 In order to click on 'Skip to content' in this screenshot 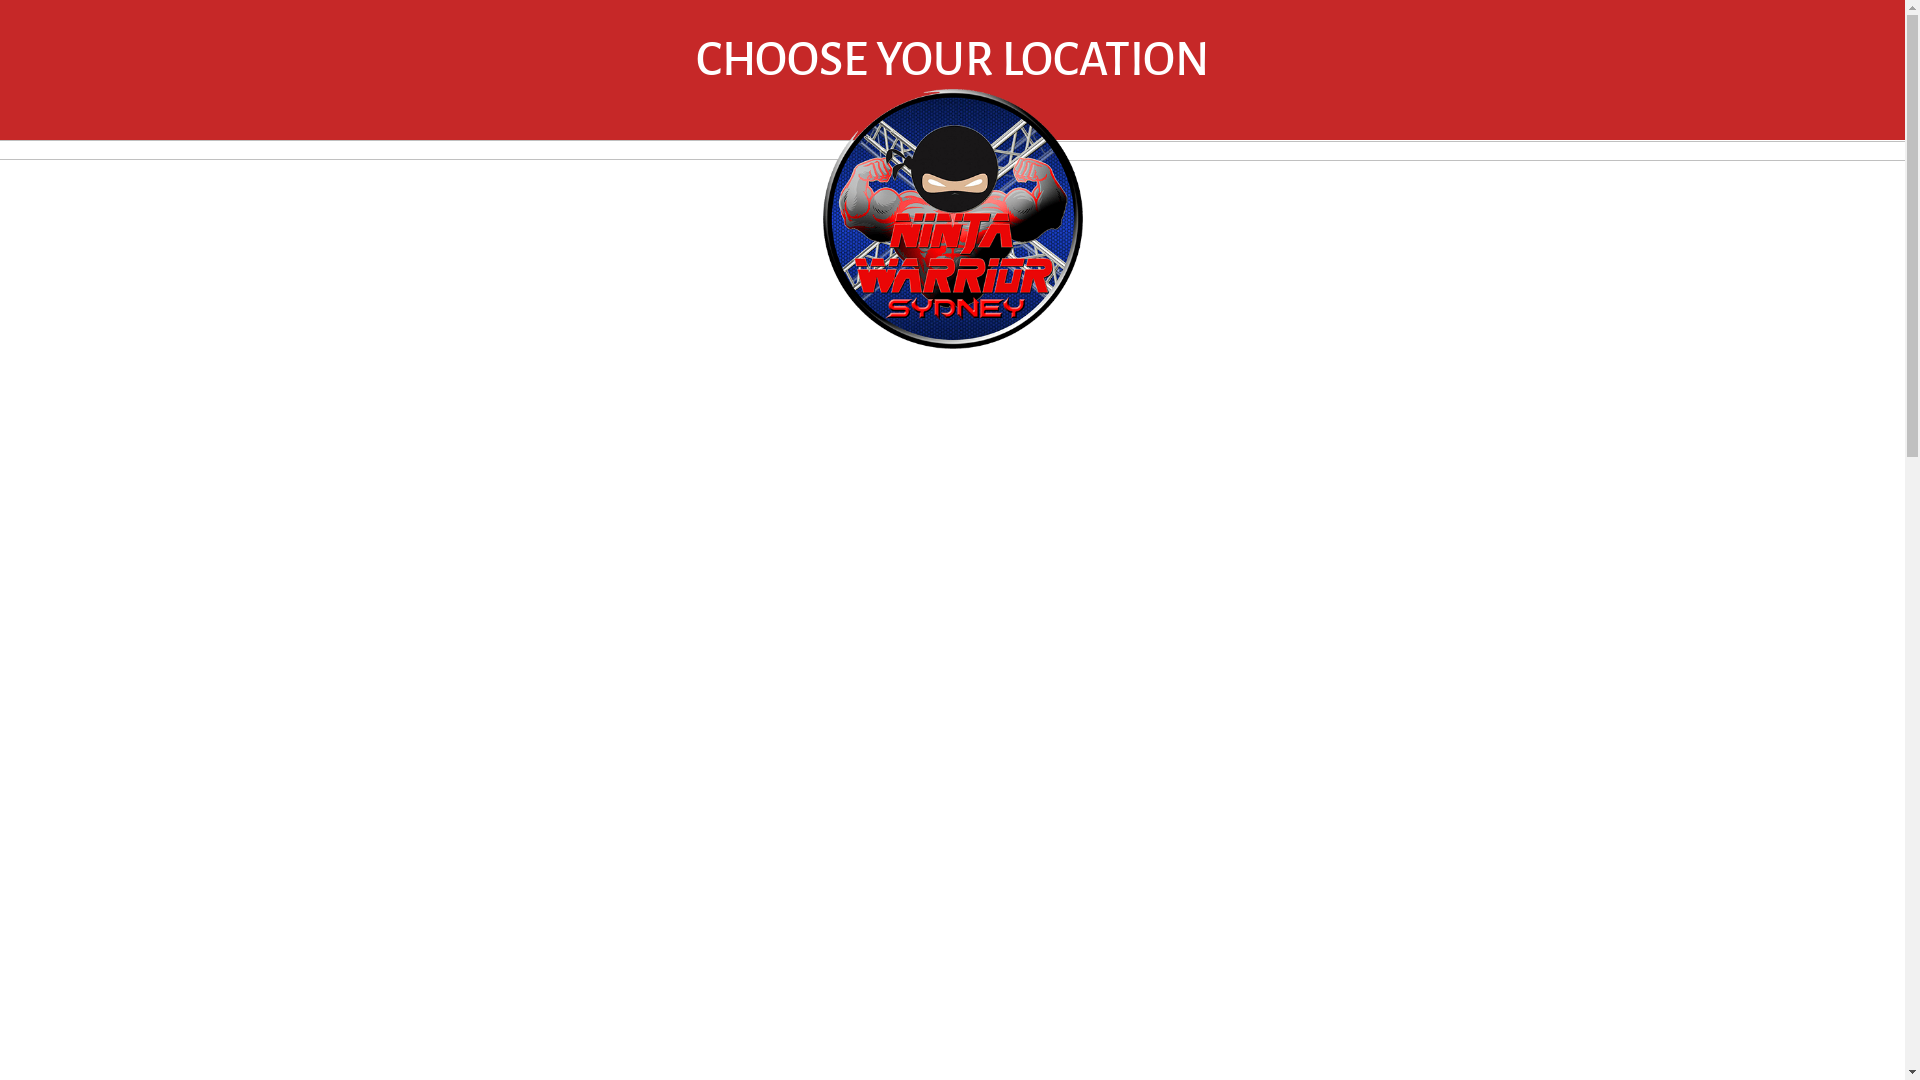, I will do `click(0, 0)`.